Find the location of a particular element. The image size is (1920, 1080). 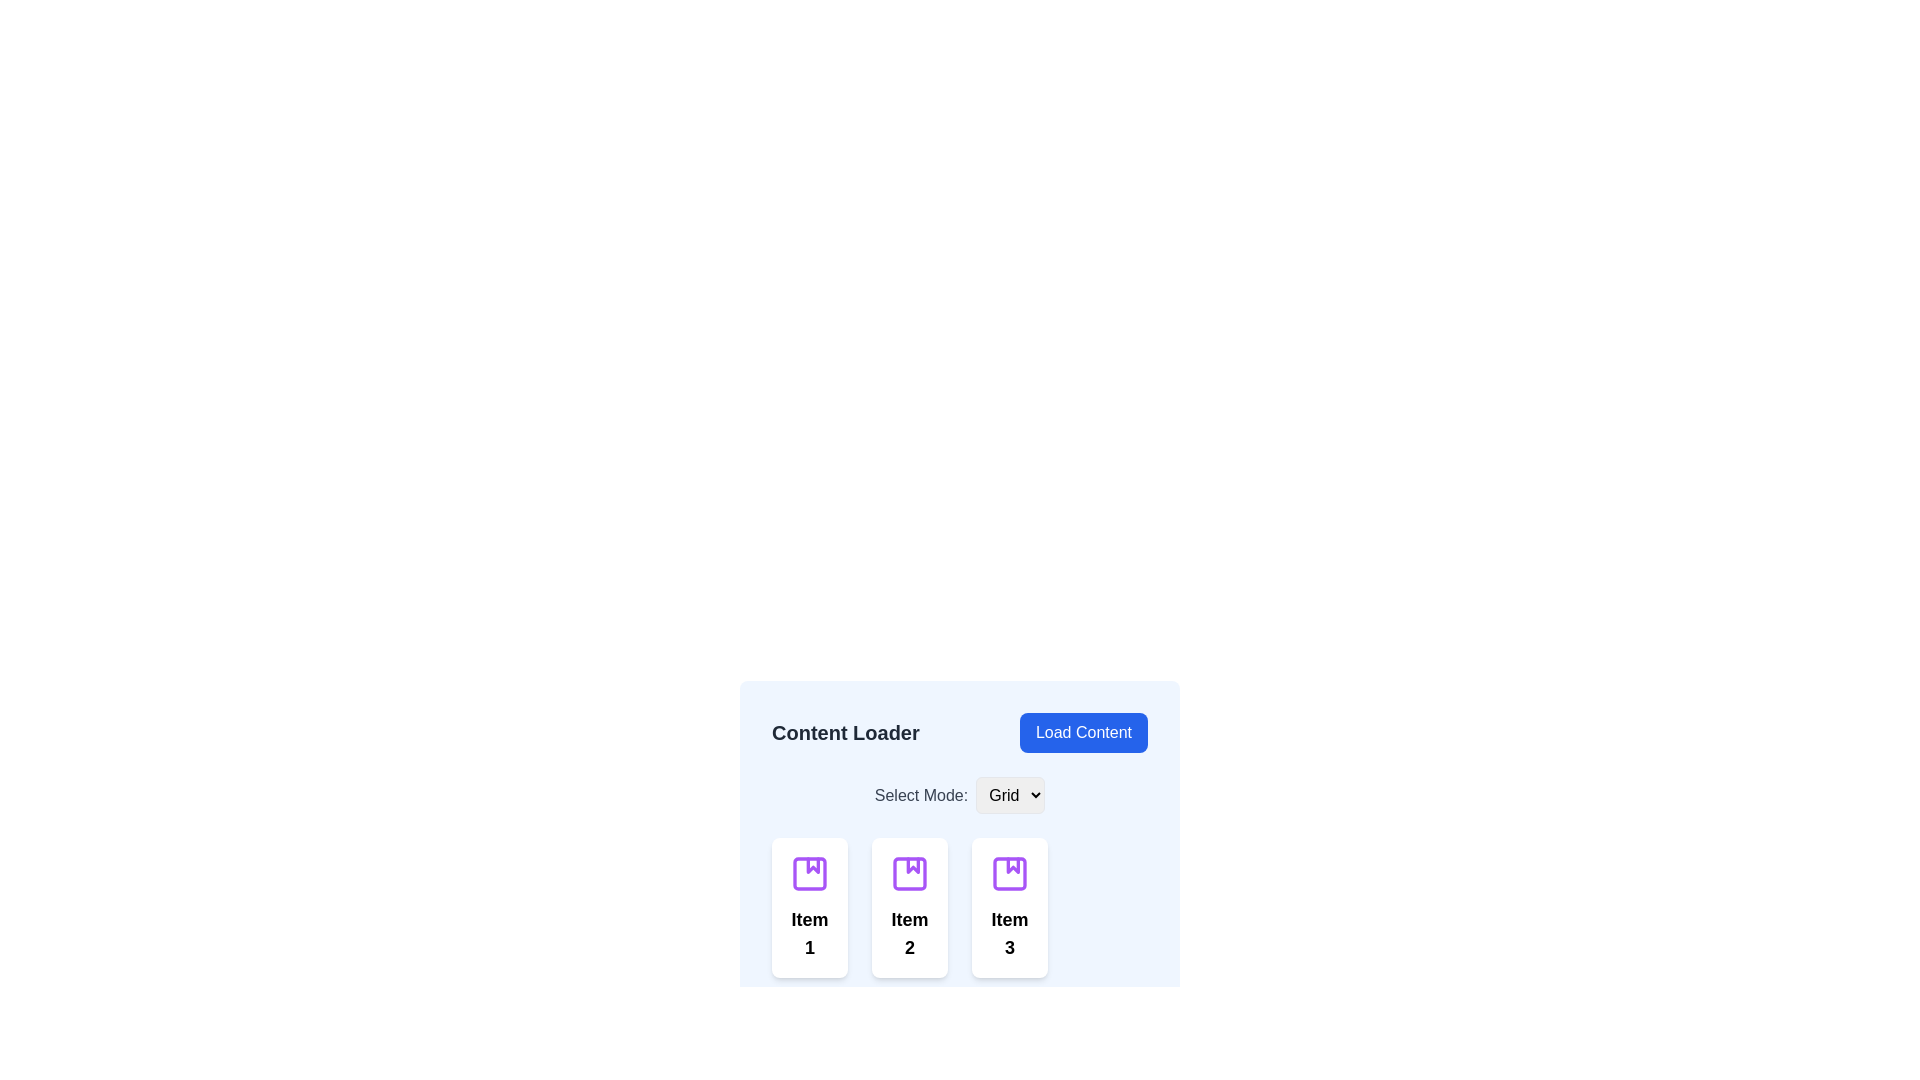

the Text Label displaying 'Item 1', which is styled in a larger font size and bold appearance, located at the bottom of a vertically stacked card component is located at coordinates (810, 933).